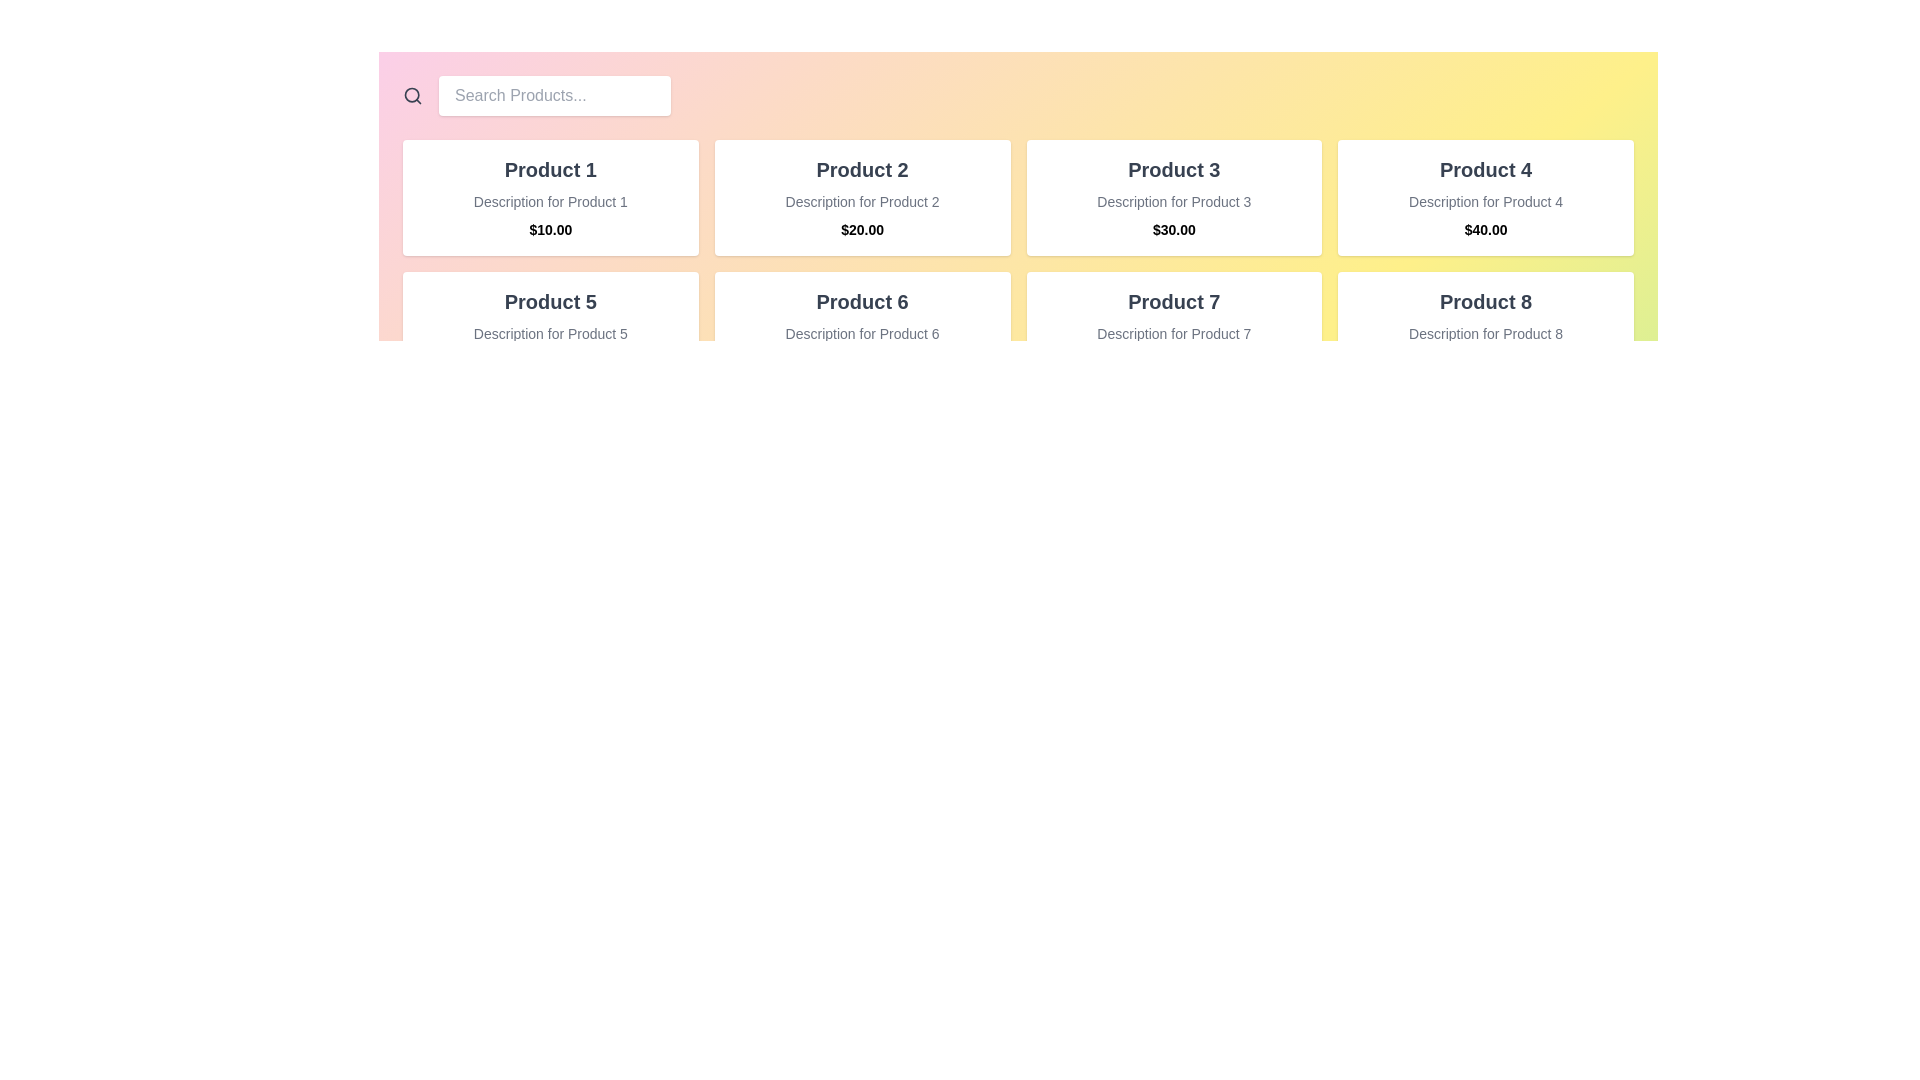  I want to click on the text label displaying '$40.00', which is bold and positioned below the description for 'Product 4', so click(1486, 229).